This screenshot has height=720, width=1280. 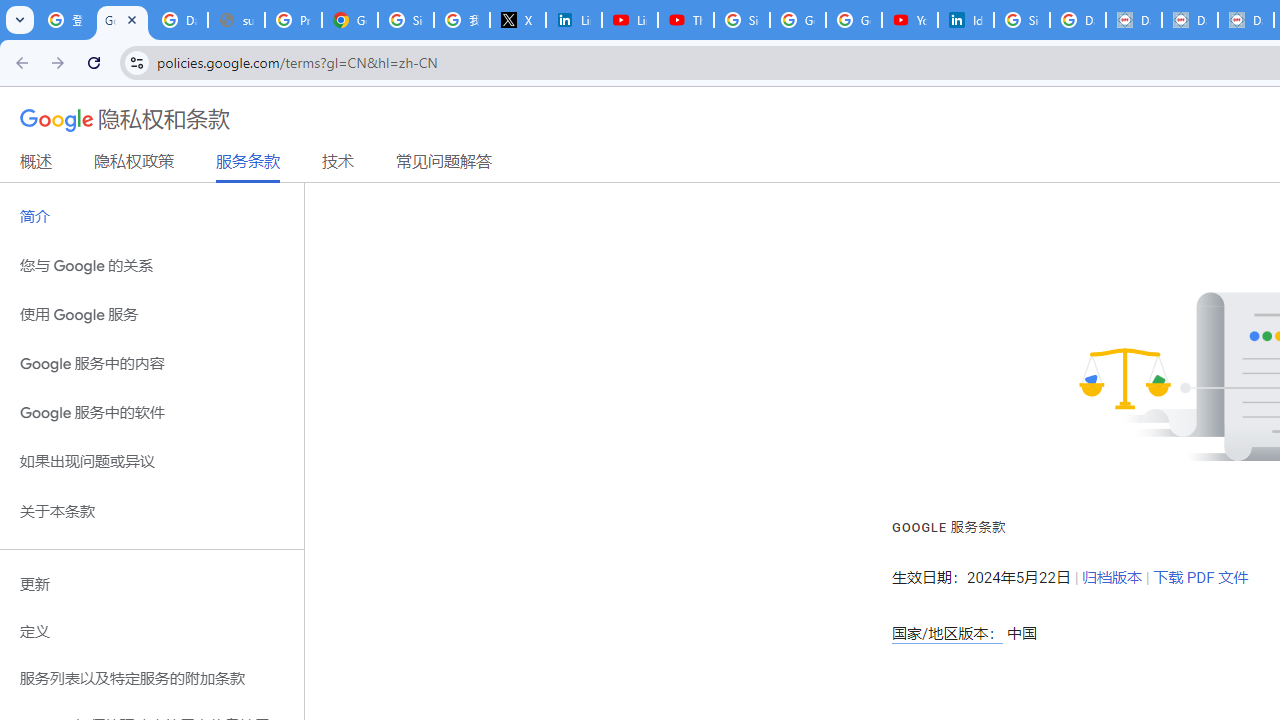 What do you see at coordinates (573, 20) in the screenshot?
I see `'LinkedIn Privacy Policy'` at bounding box center [573, 20].